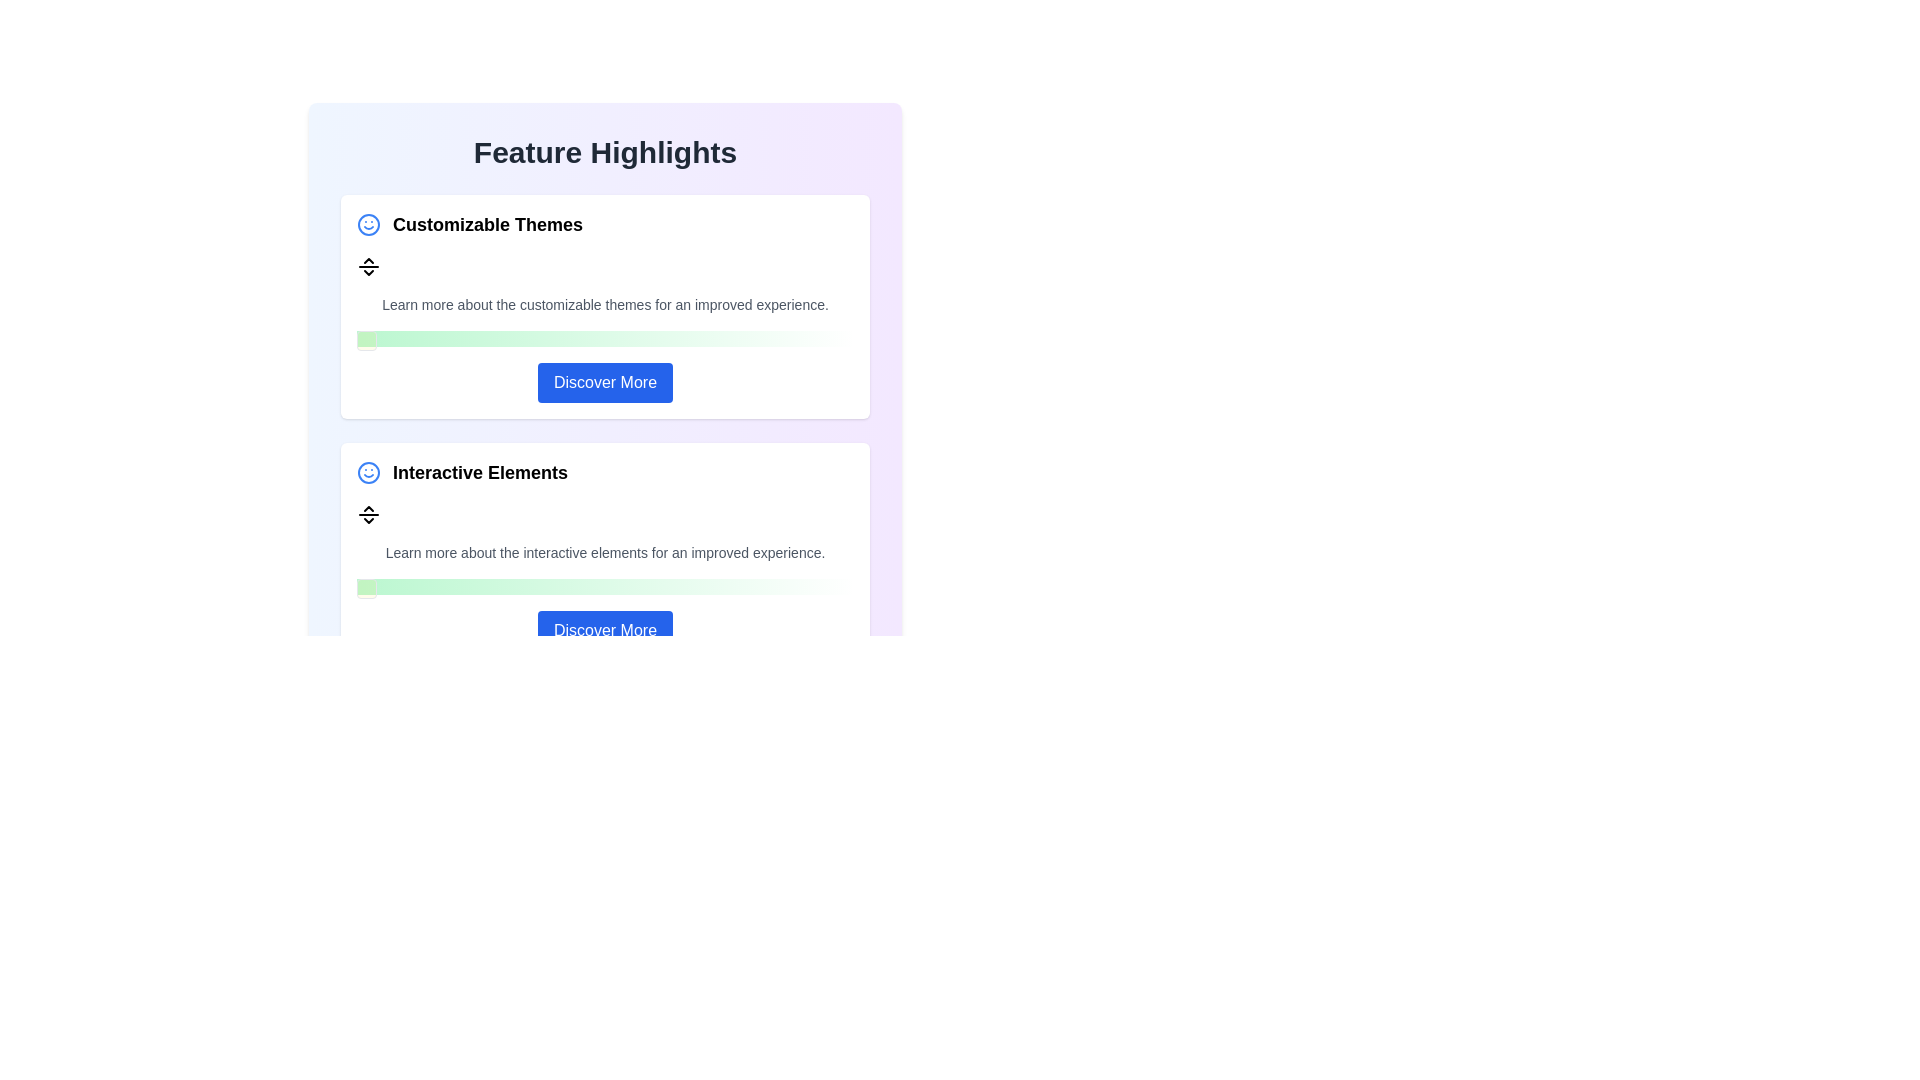 This screenshot has width=1920, height=1080. What do you see at coordinates (369, 473) in the screenshot?
I see `the circular SVG element with a blue outline and white fill, which serves as the primary background shape of the smiling face icon for 'Customizable Themes'` at bounding box center [369, 473].